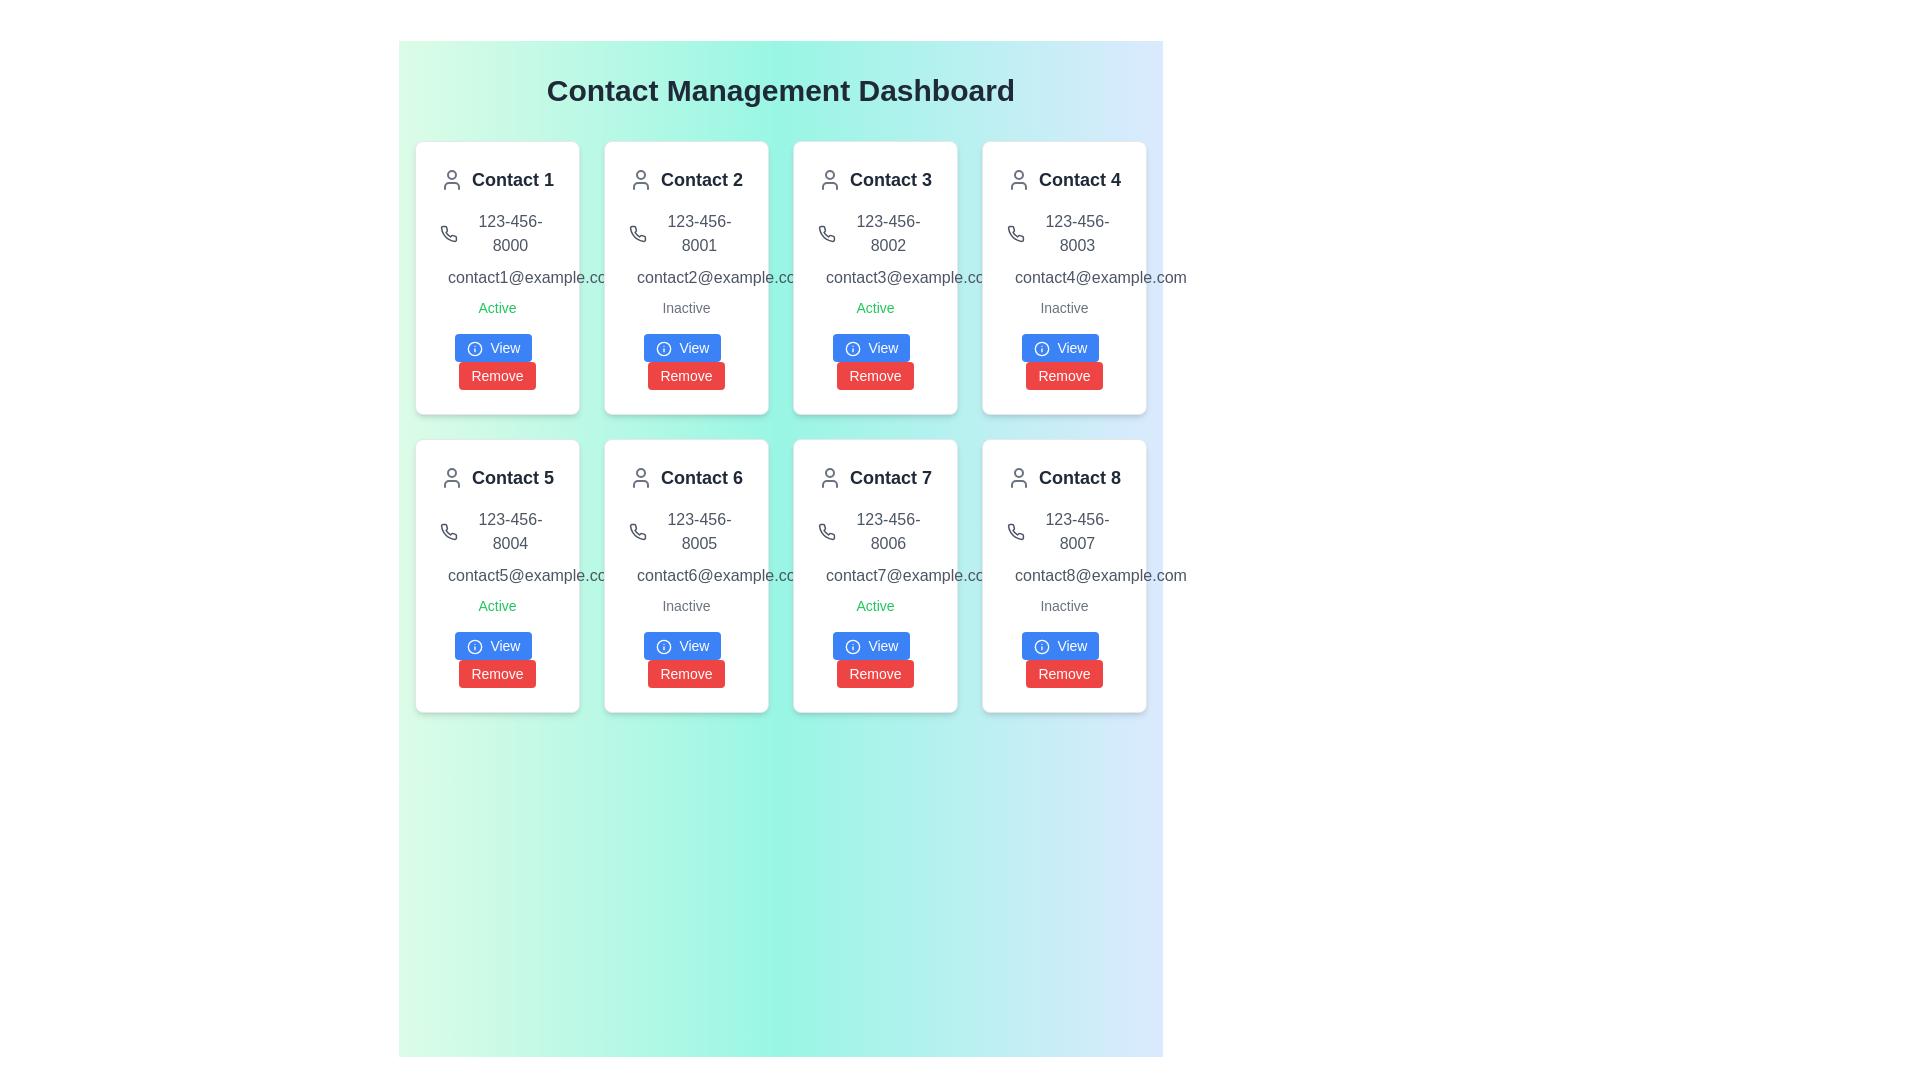  Describe the element at coordinates (852, 348) in the screenshot. I see `the information icon within the blue 'View' button in the 'Contact 3' card located in the first row and third column of the contact grid` at that location.